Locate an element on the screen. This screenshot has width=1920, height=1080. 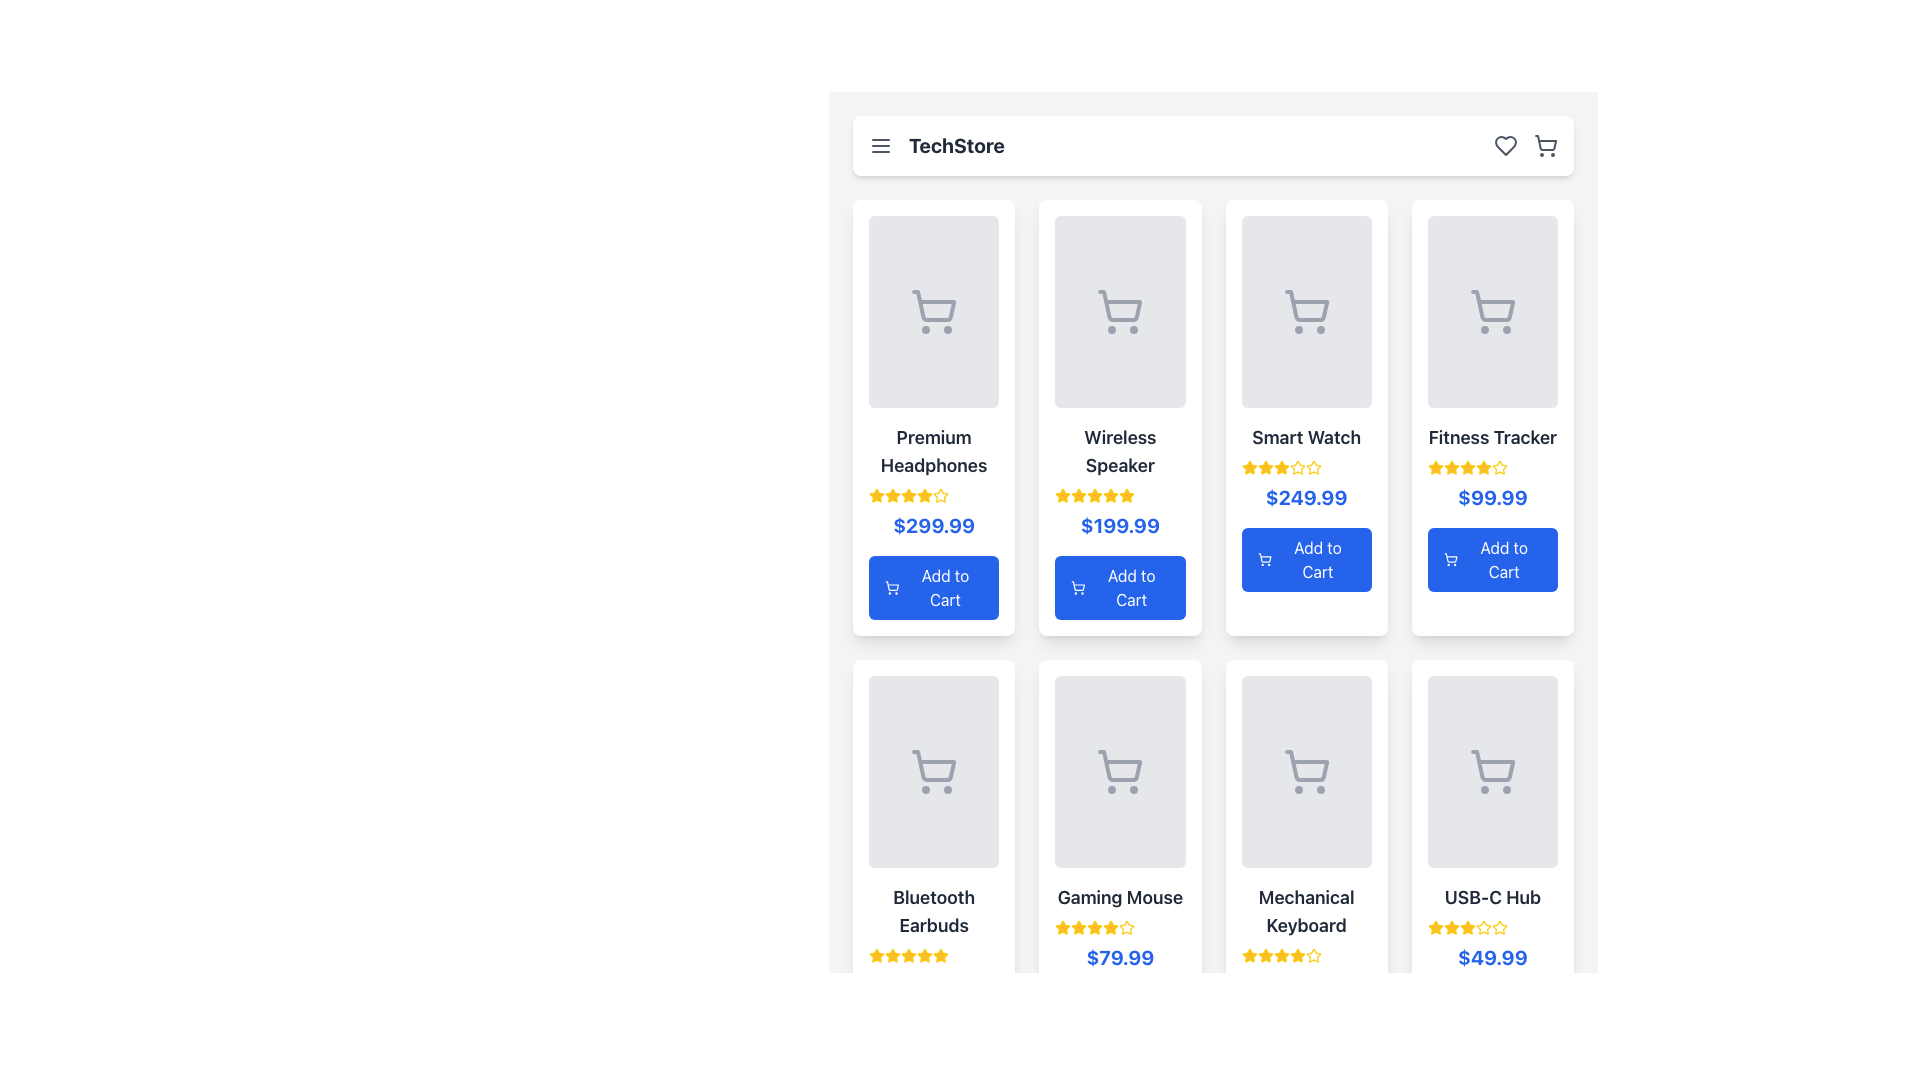
the Rating star icon located in the fifth product card (Bluetooth Earbuds) in the grid layout, positioned under the product title and above the price is located at coordinates (939, 954).